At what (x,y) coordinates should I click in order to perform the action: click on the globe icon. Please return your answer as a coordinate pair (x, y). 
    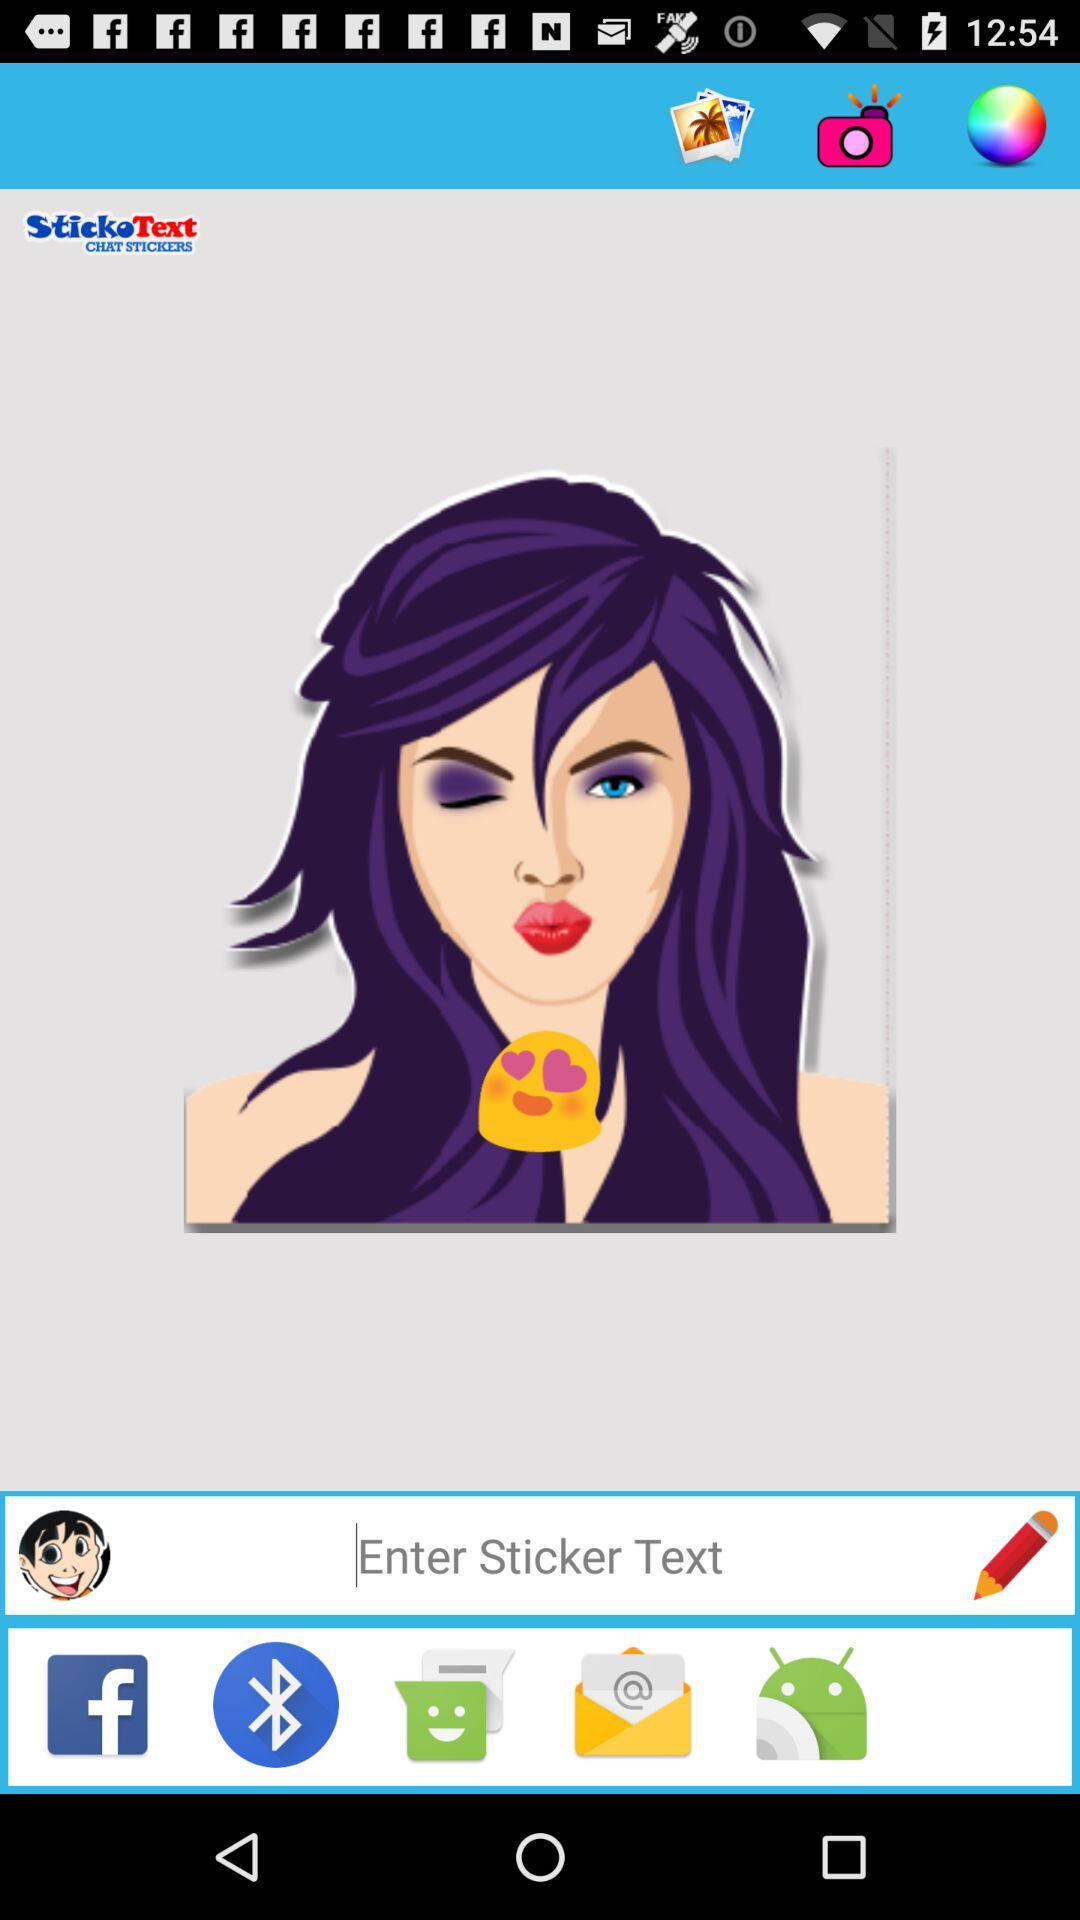
    Looking at the image, I should click on (63, 1664).